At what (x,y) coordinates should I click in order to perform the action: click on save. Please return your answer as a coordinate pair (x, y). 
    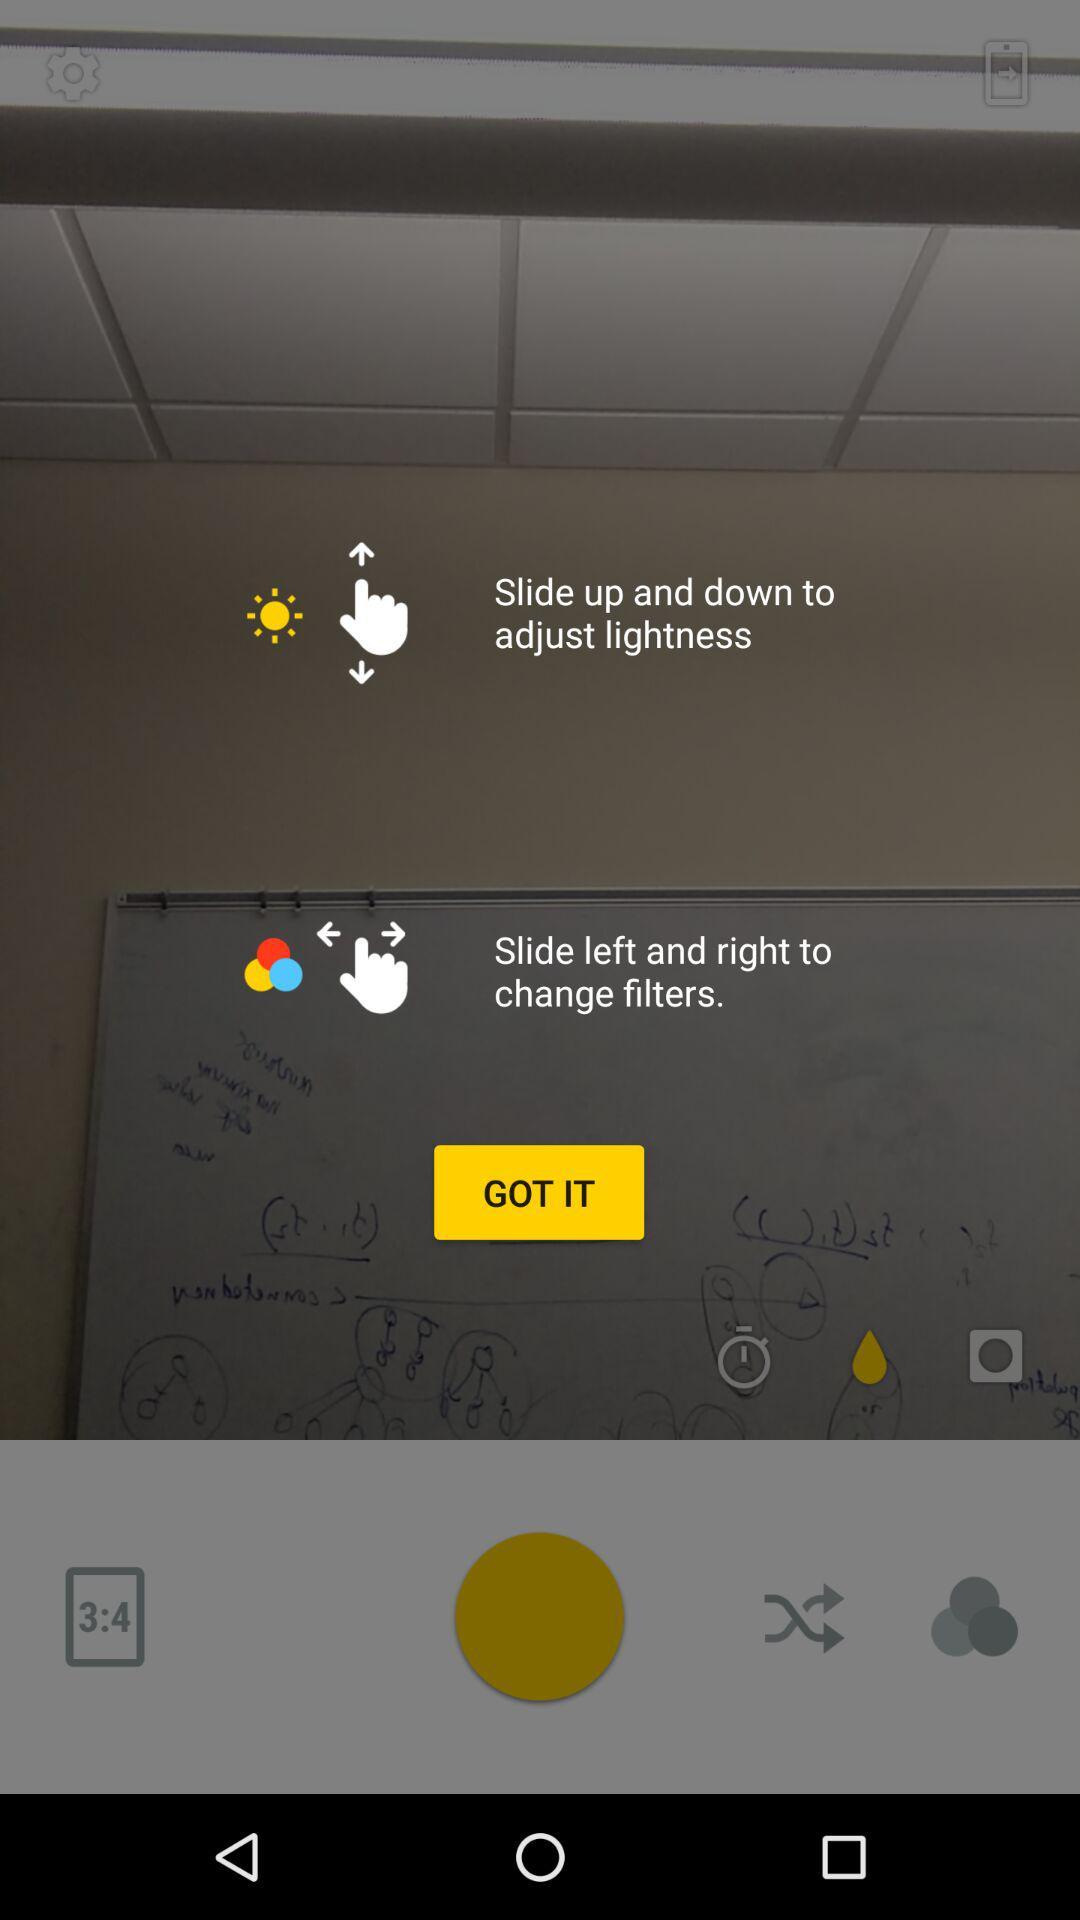
    Looking at the image, I should click on (1006, 73).